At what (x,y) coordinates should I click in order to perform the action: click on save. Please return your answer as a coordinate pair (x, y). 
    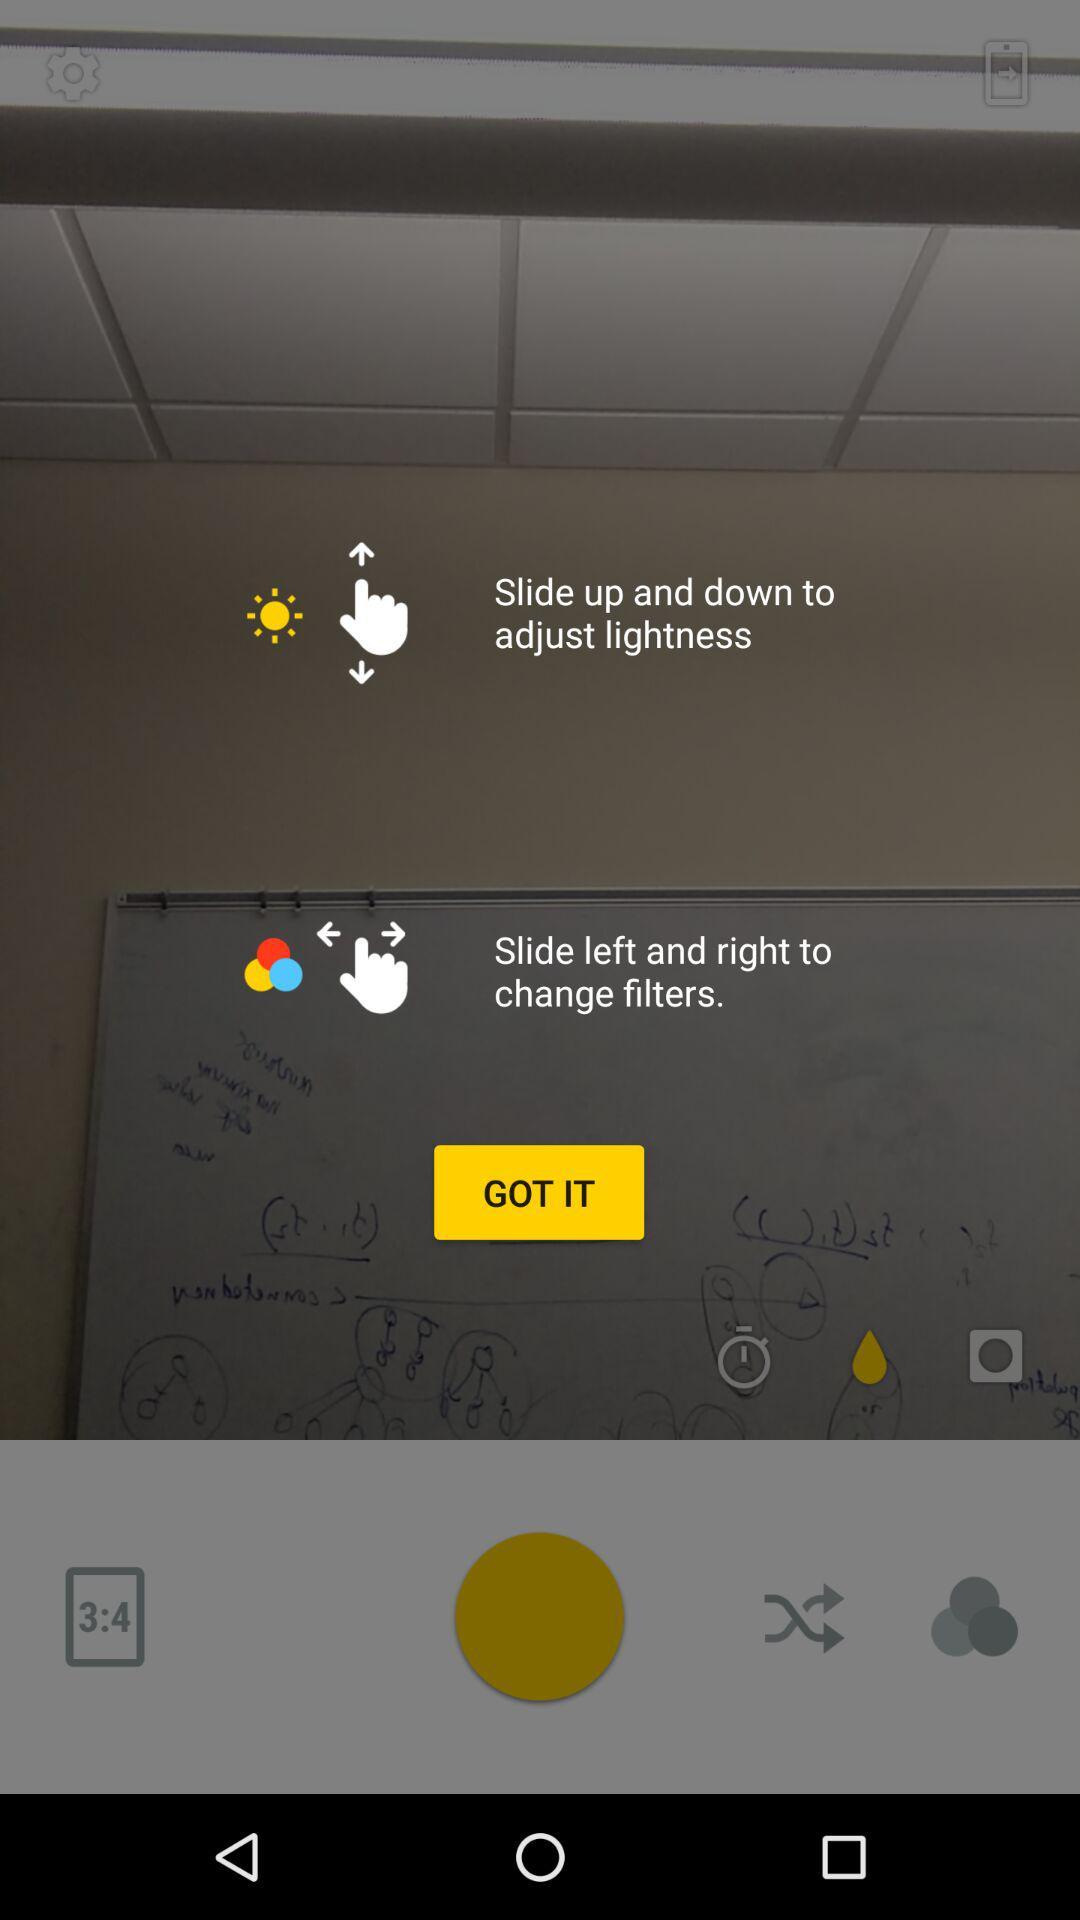
    Looking at the image, I should click on (1006, 73).